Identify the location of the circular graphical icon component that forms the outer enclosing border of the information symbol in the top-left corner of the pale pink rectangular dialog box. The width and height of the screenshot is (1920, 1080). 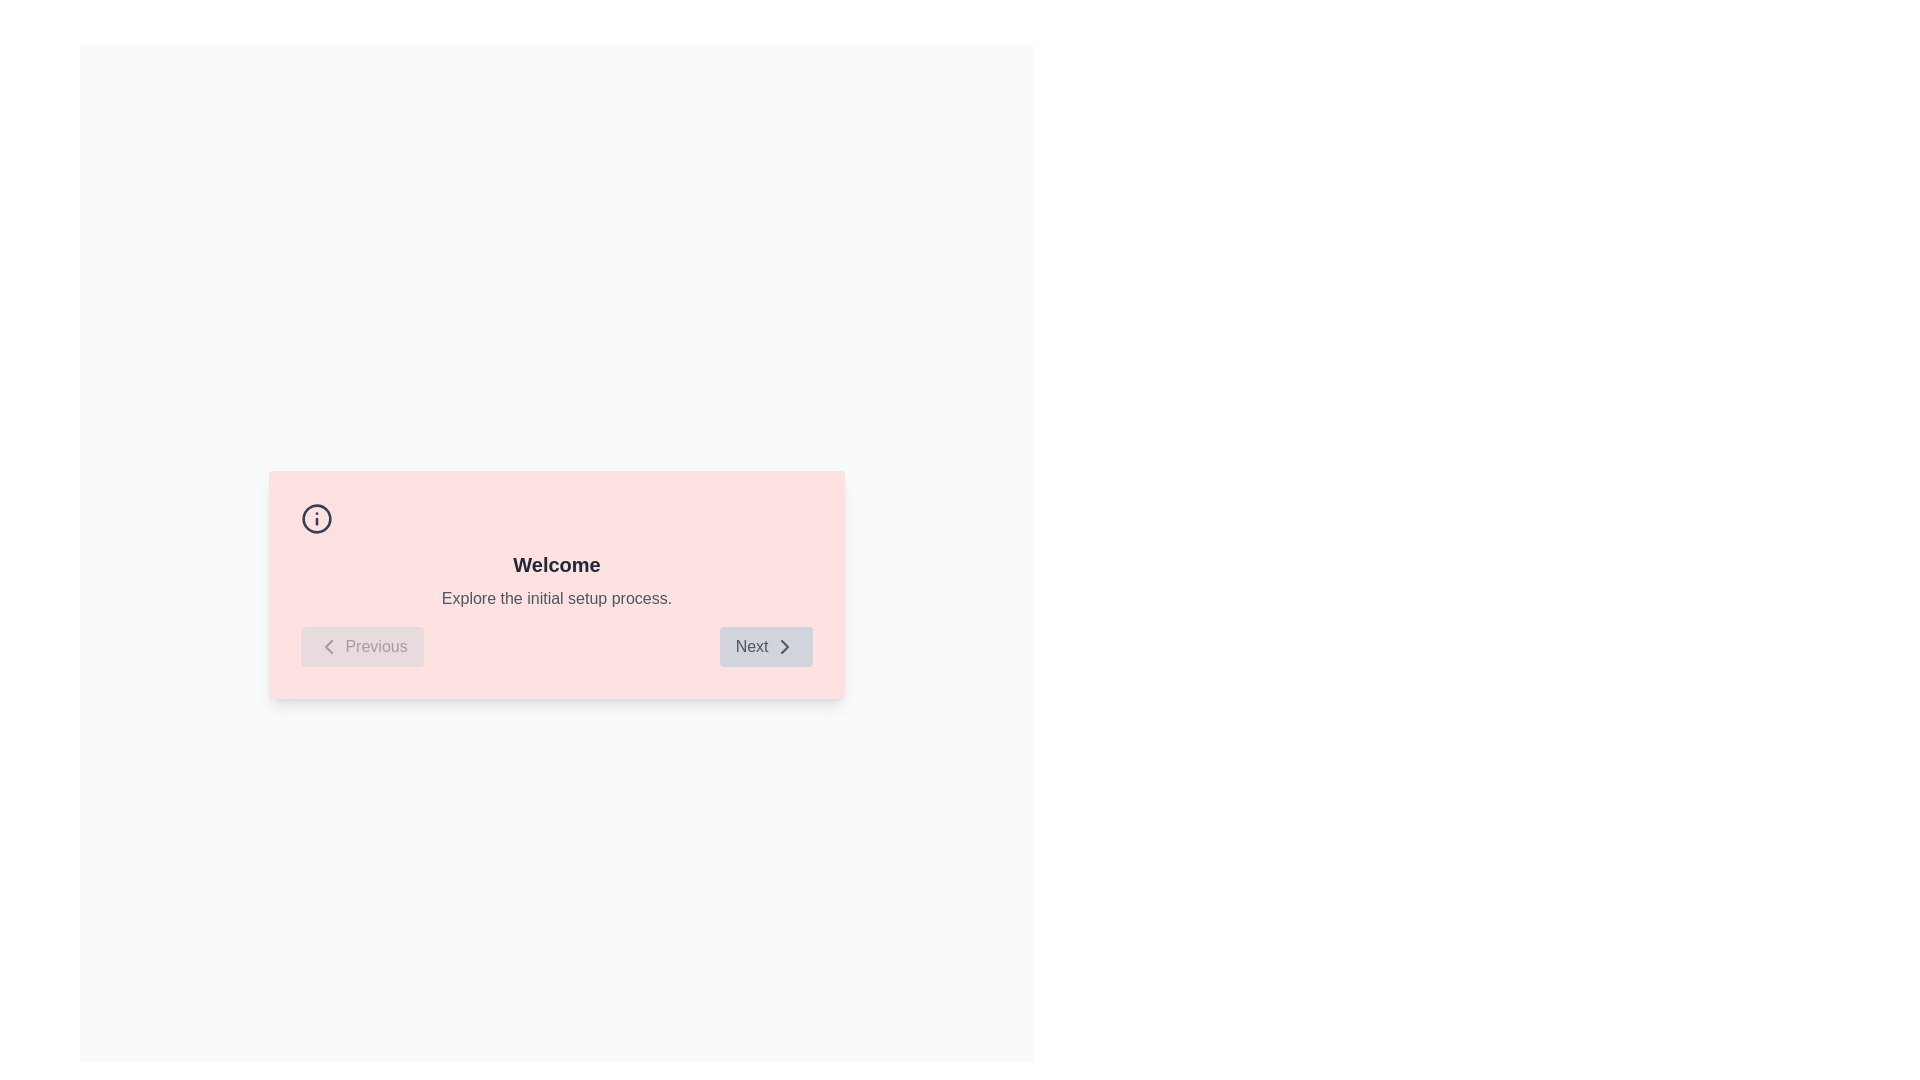
(315, 516).